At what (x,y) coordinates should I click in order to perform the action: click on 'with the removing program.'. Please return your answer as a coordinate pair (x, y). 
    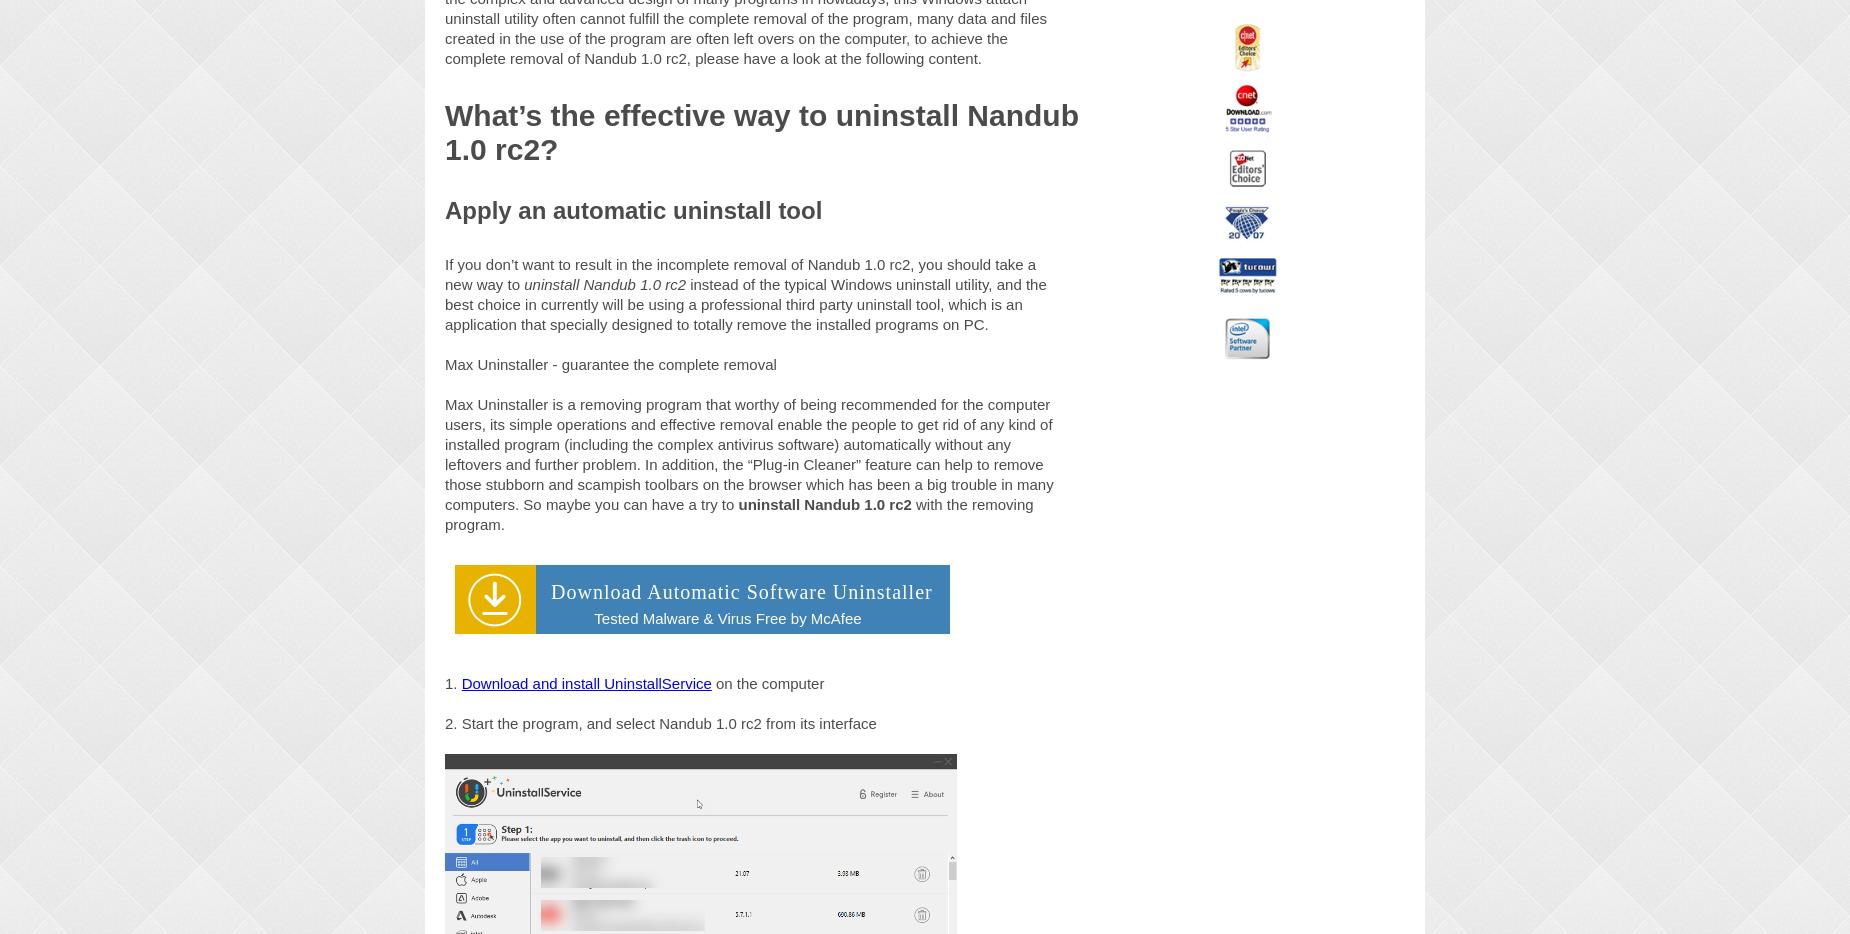
    Looking at the image, I should click on (443, 513).